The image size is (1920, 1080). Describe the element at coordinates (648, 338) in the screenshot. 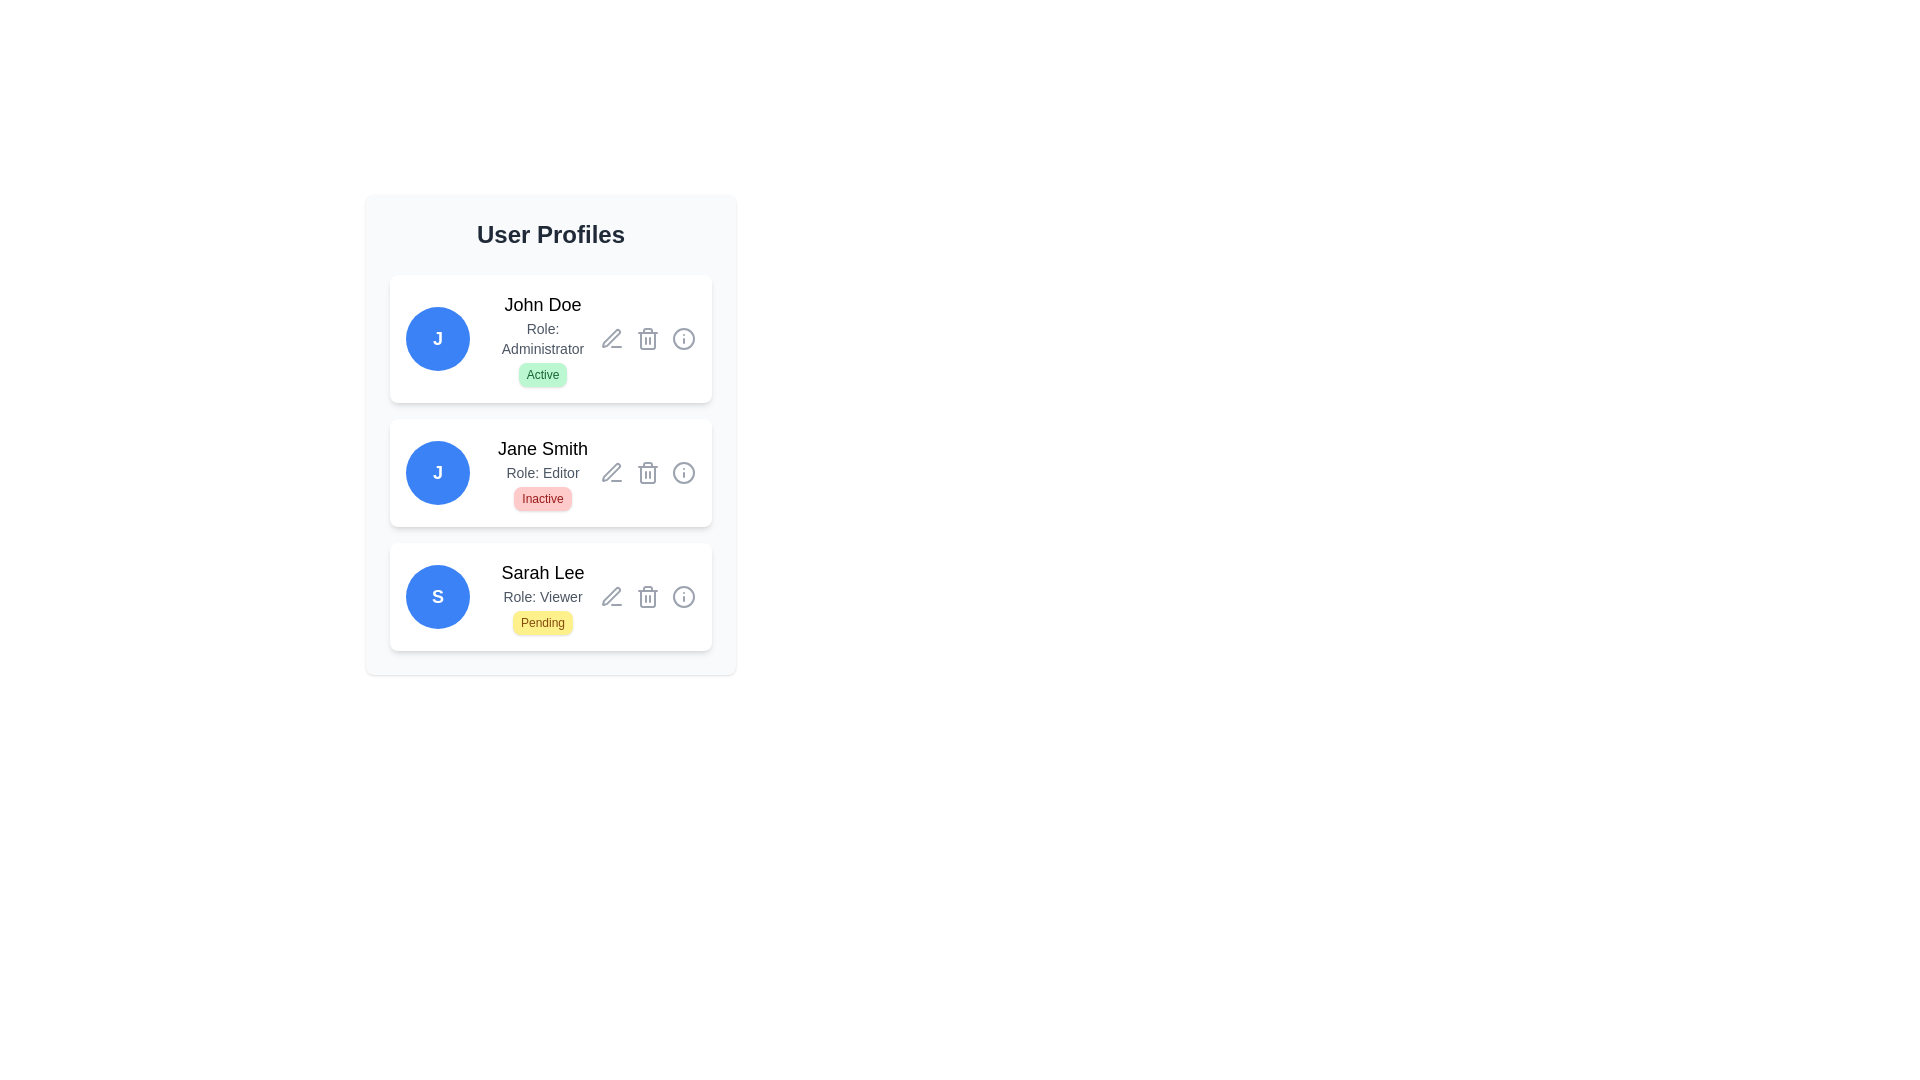

I see `the delete action button icon located to the right of the entry for 'John Doe' in the user profile list to initiate the deletion process` at that location.